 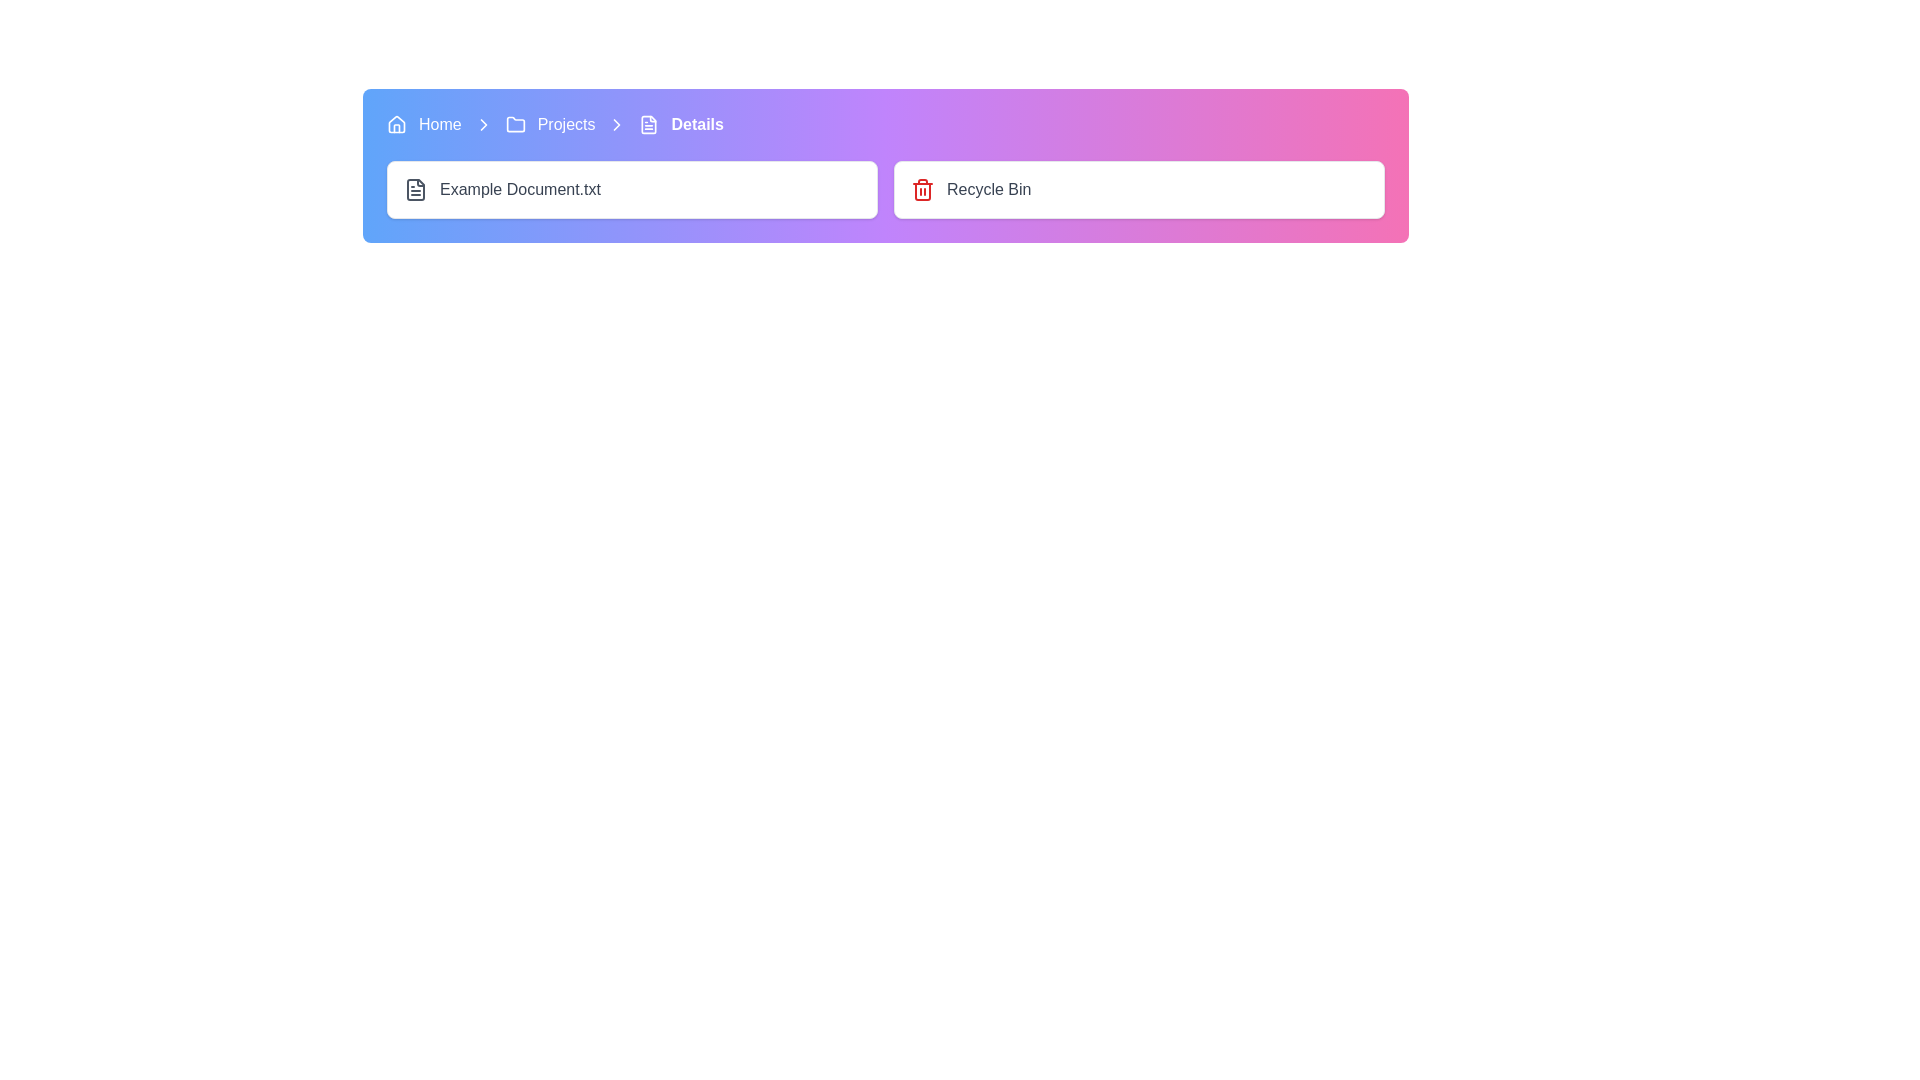 I want to click on the chevron icon in the breadcrumb navigation bar, located between the 'Home' text and the folder icon, so click(x=483, y=124).